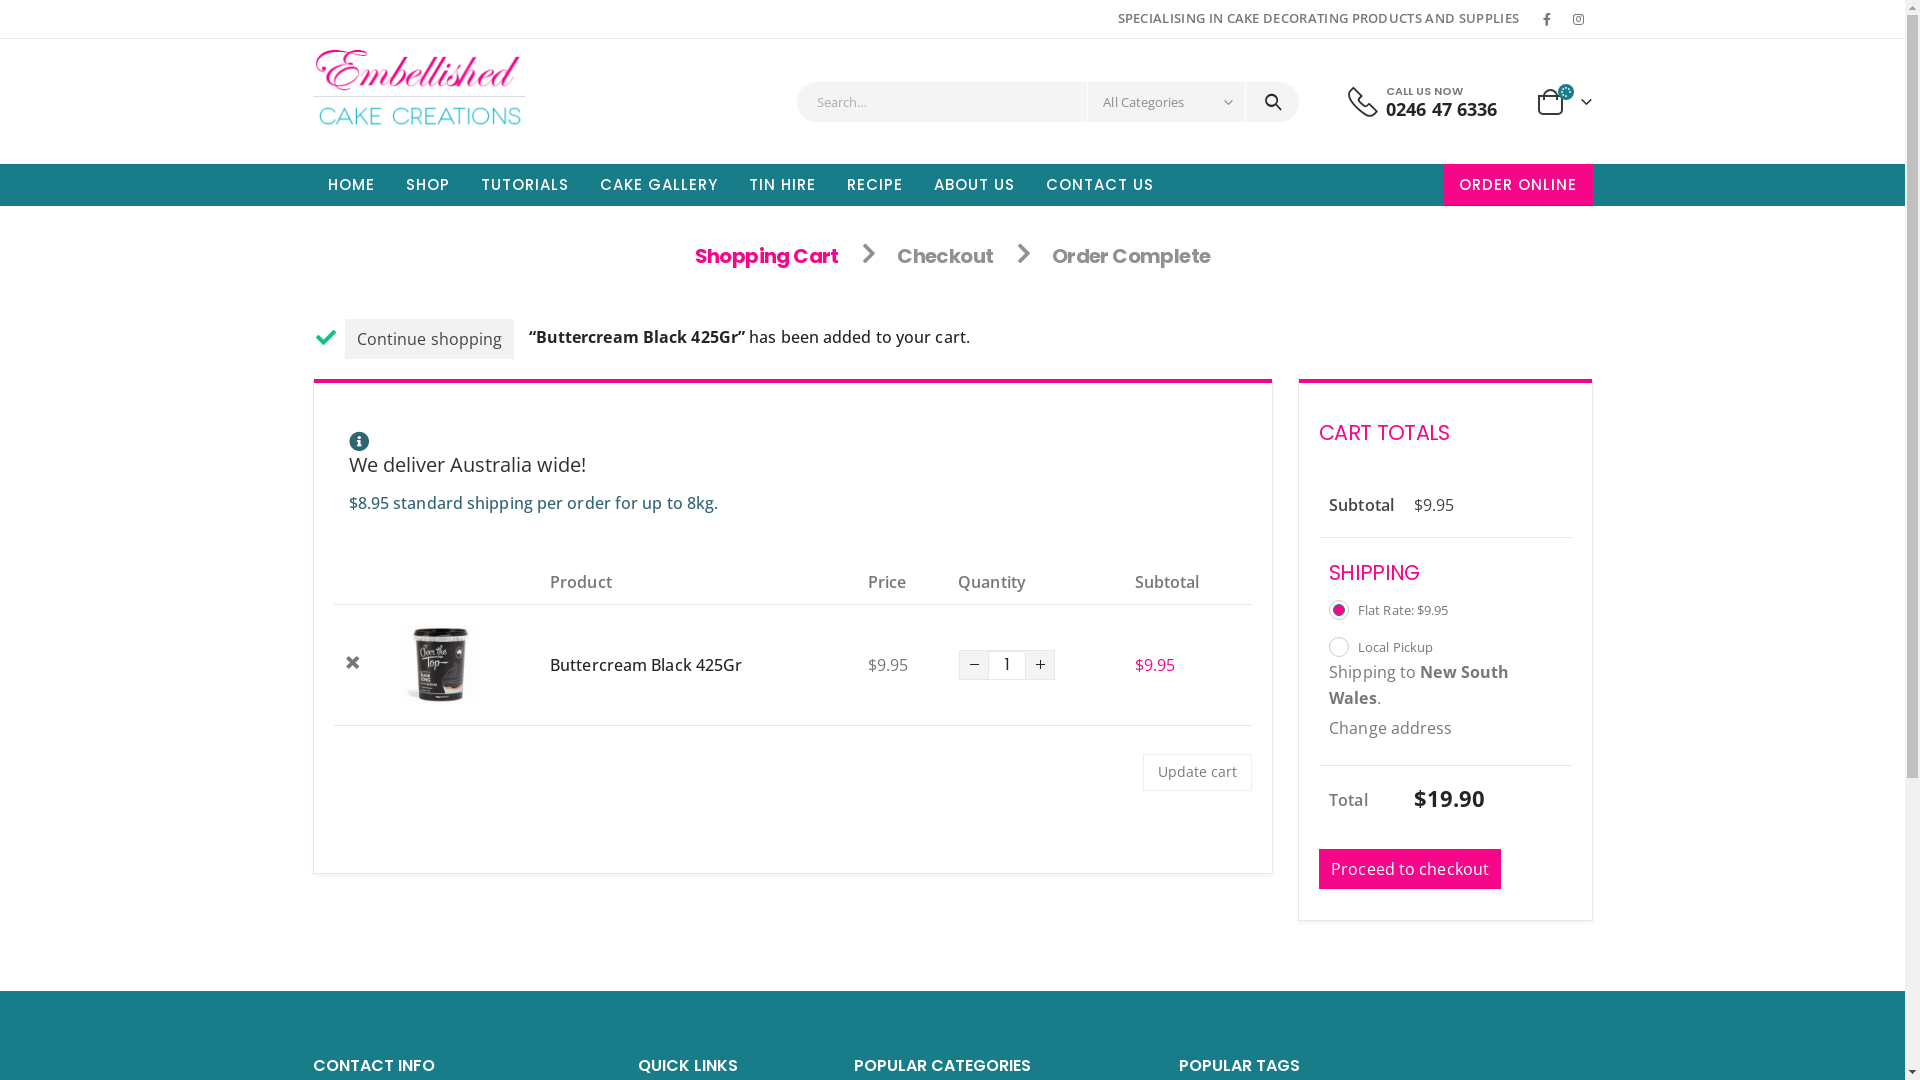 The image size is (1920, 1080). Describe the element at coordinates (429, 338) in the screenshot. I see `'Continue shopping'` at that location.